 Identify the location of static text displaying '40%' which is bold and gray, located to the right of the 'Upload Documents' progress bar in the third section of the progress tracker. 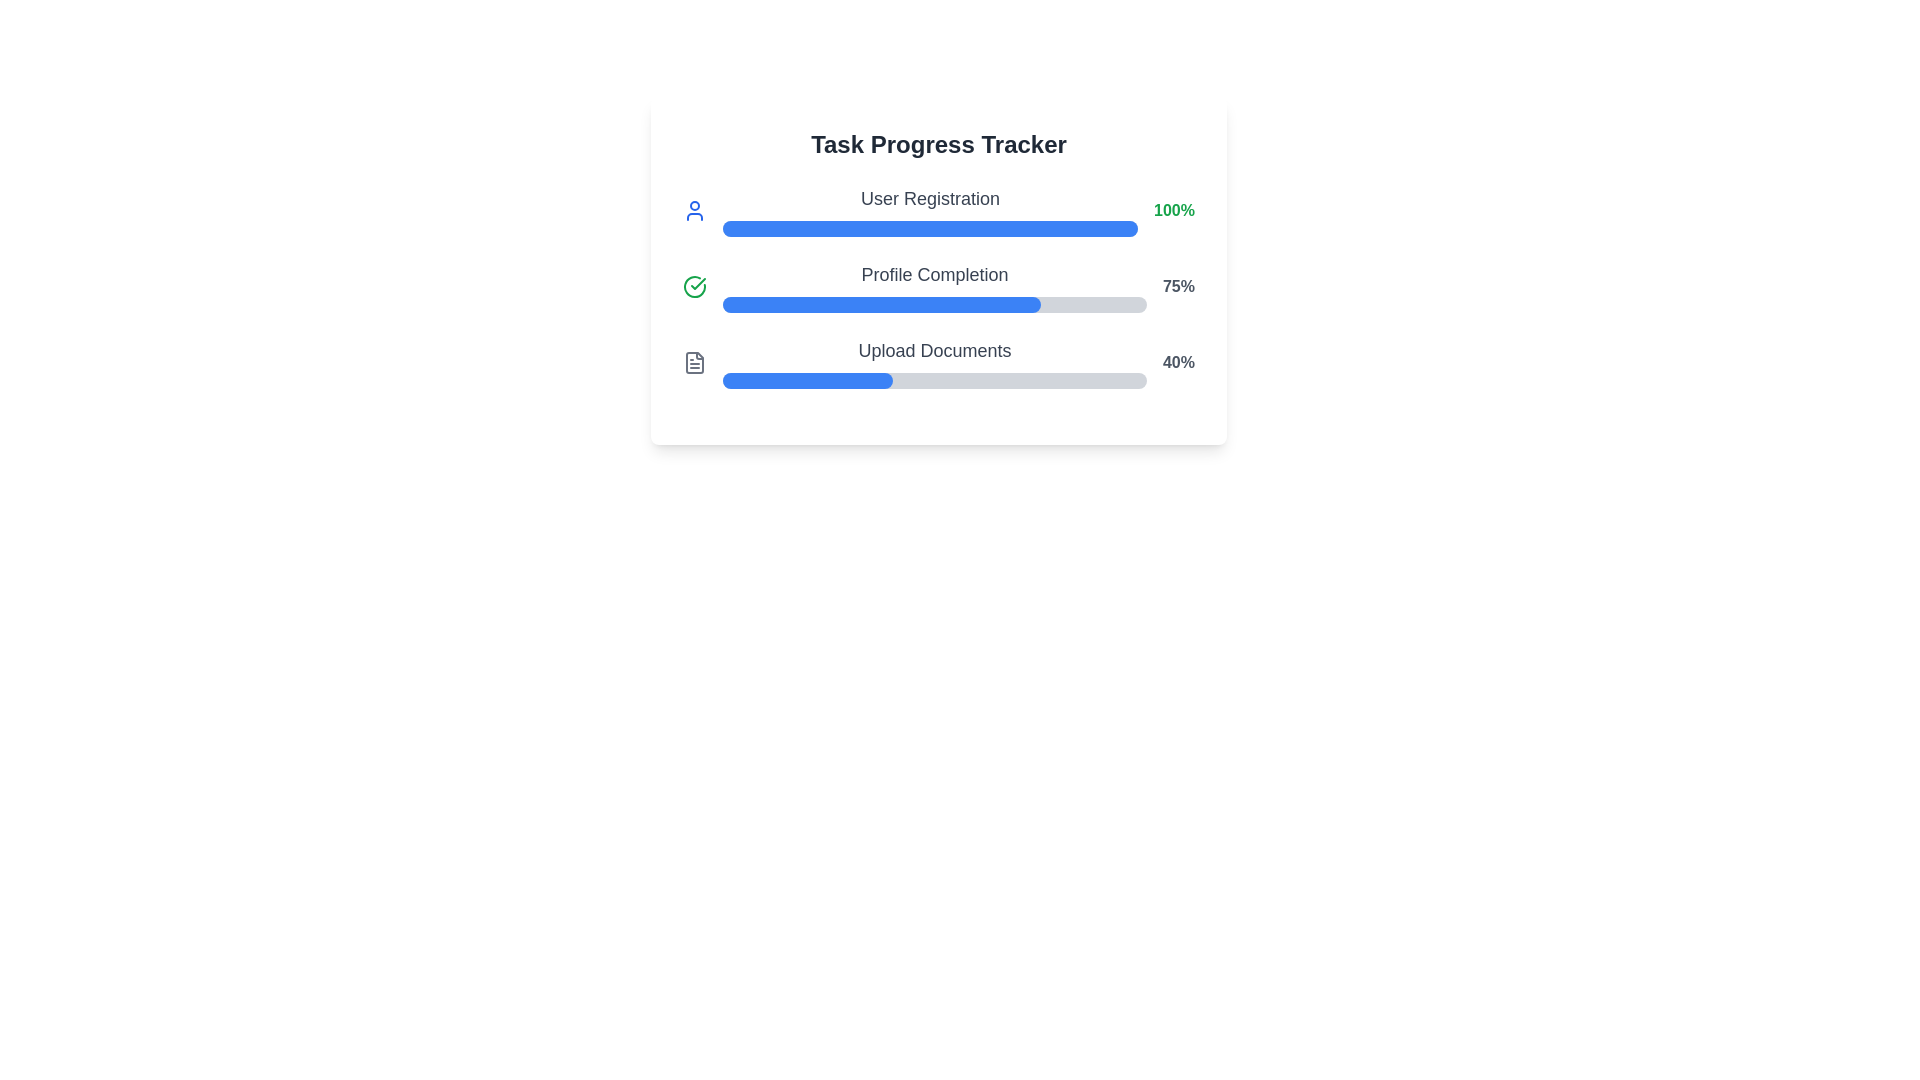
(1179, 362).